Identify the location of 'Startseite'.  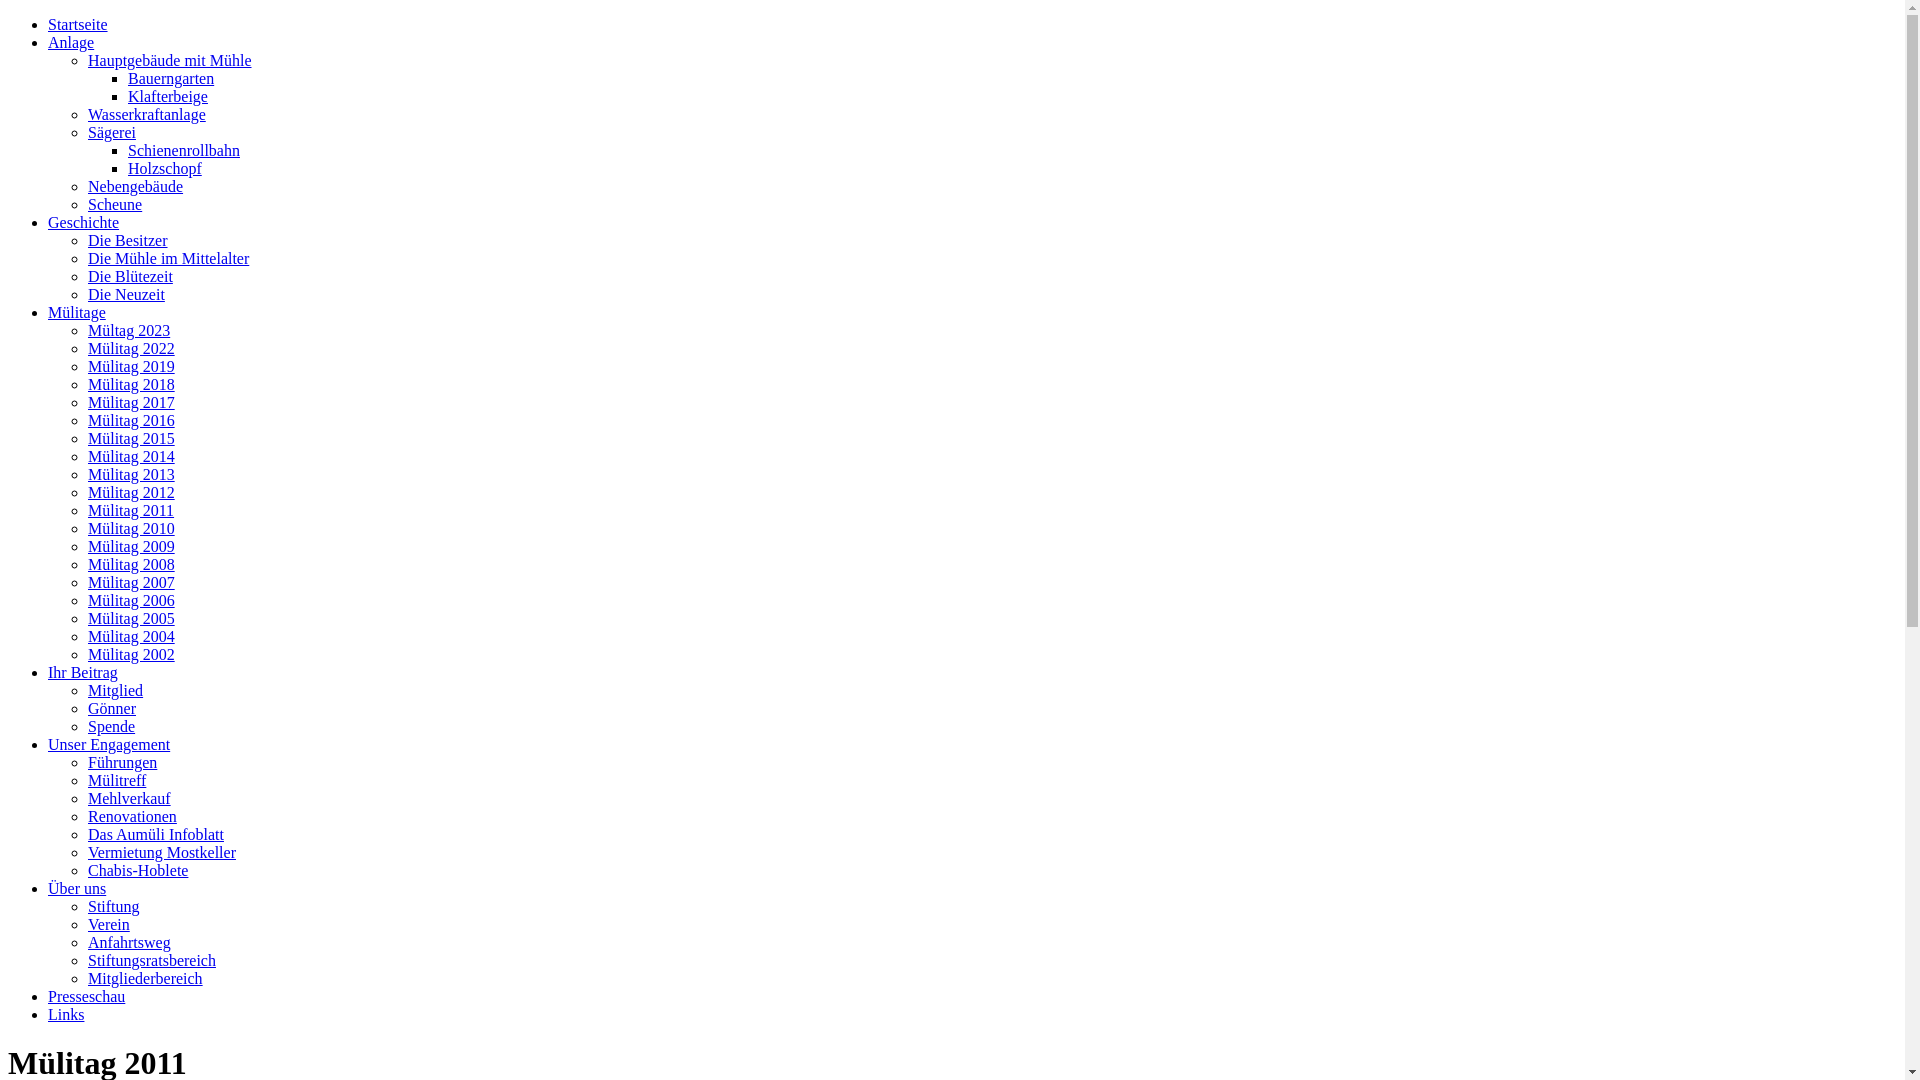
(77, 24).